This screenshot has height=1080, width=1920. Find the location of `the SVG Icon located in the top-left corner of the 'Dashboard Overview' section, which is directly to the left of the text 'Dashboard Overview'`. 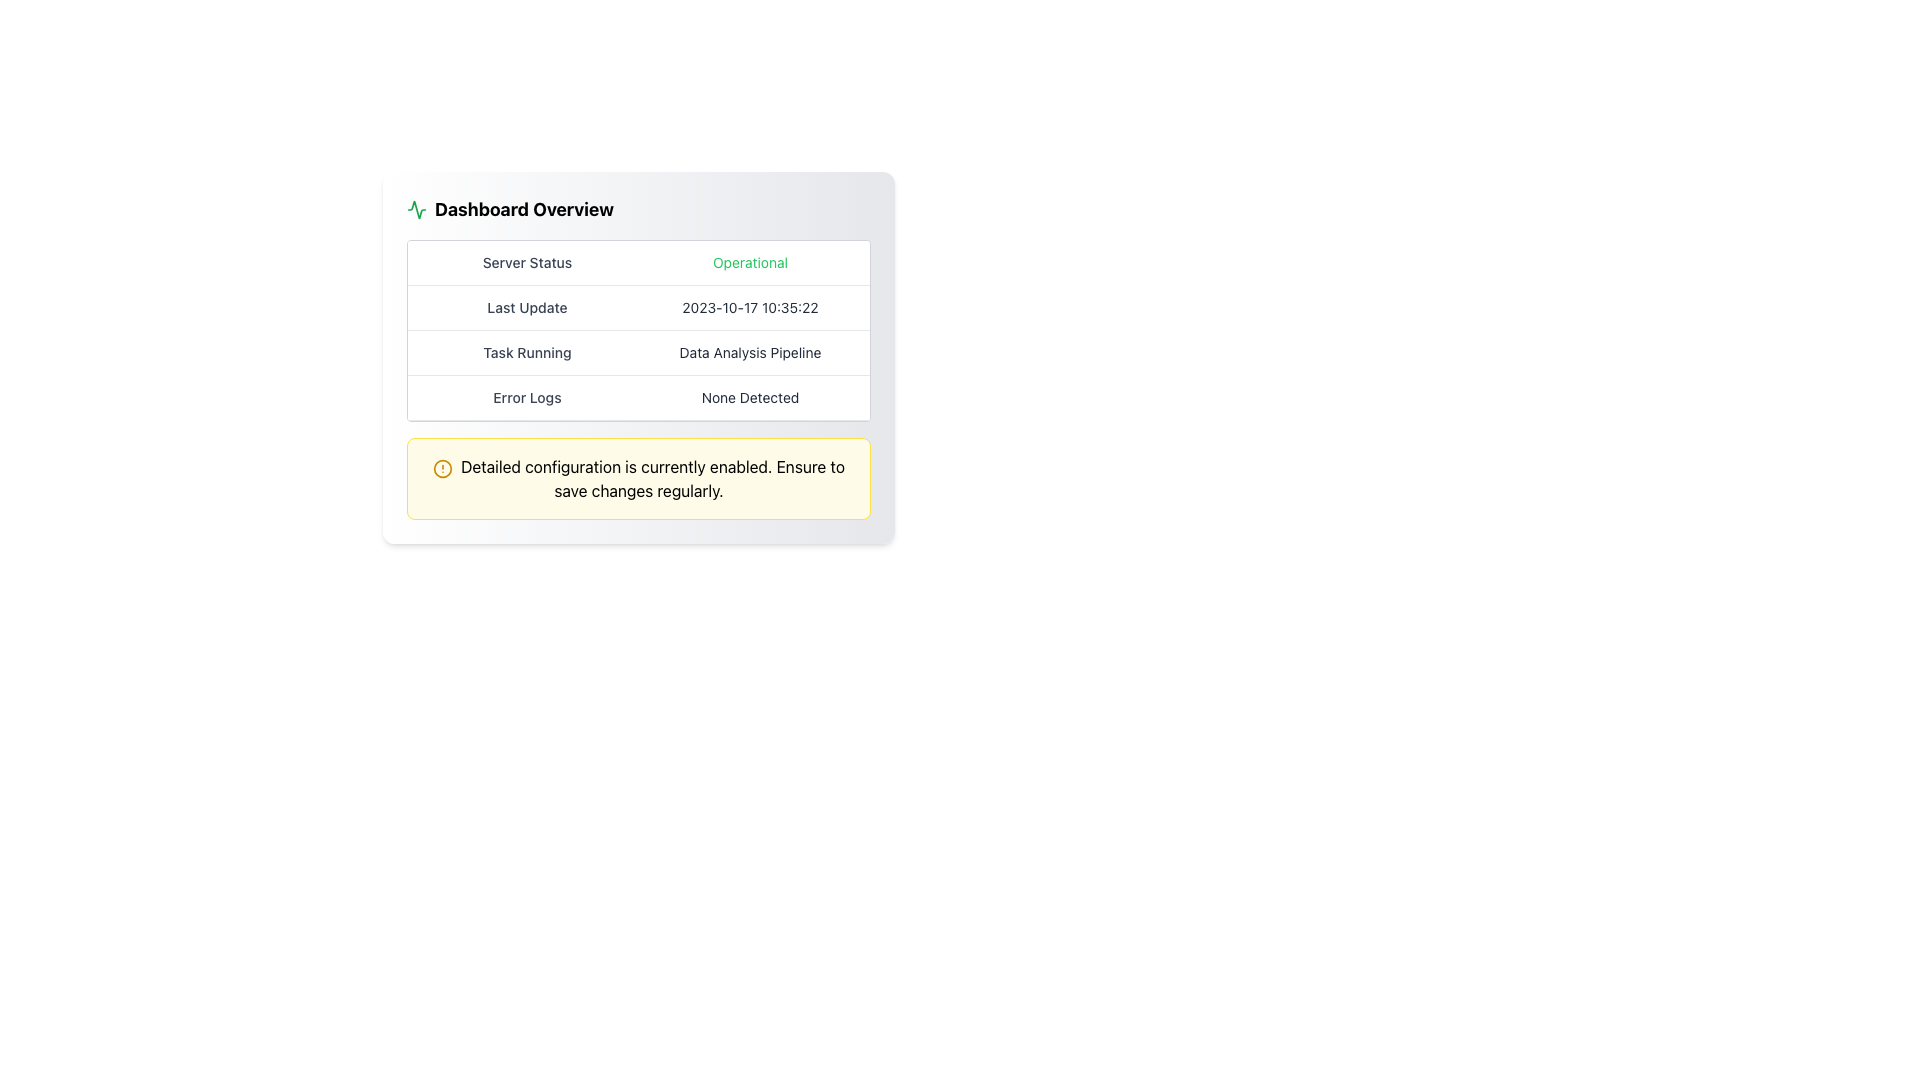

the SVG Icon located in the top-left corner of the 'Dashboard Overview' section, which is directly to the left of the text 'Dashboard Overview' is located at coordinates (416, 209).